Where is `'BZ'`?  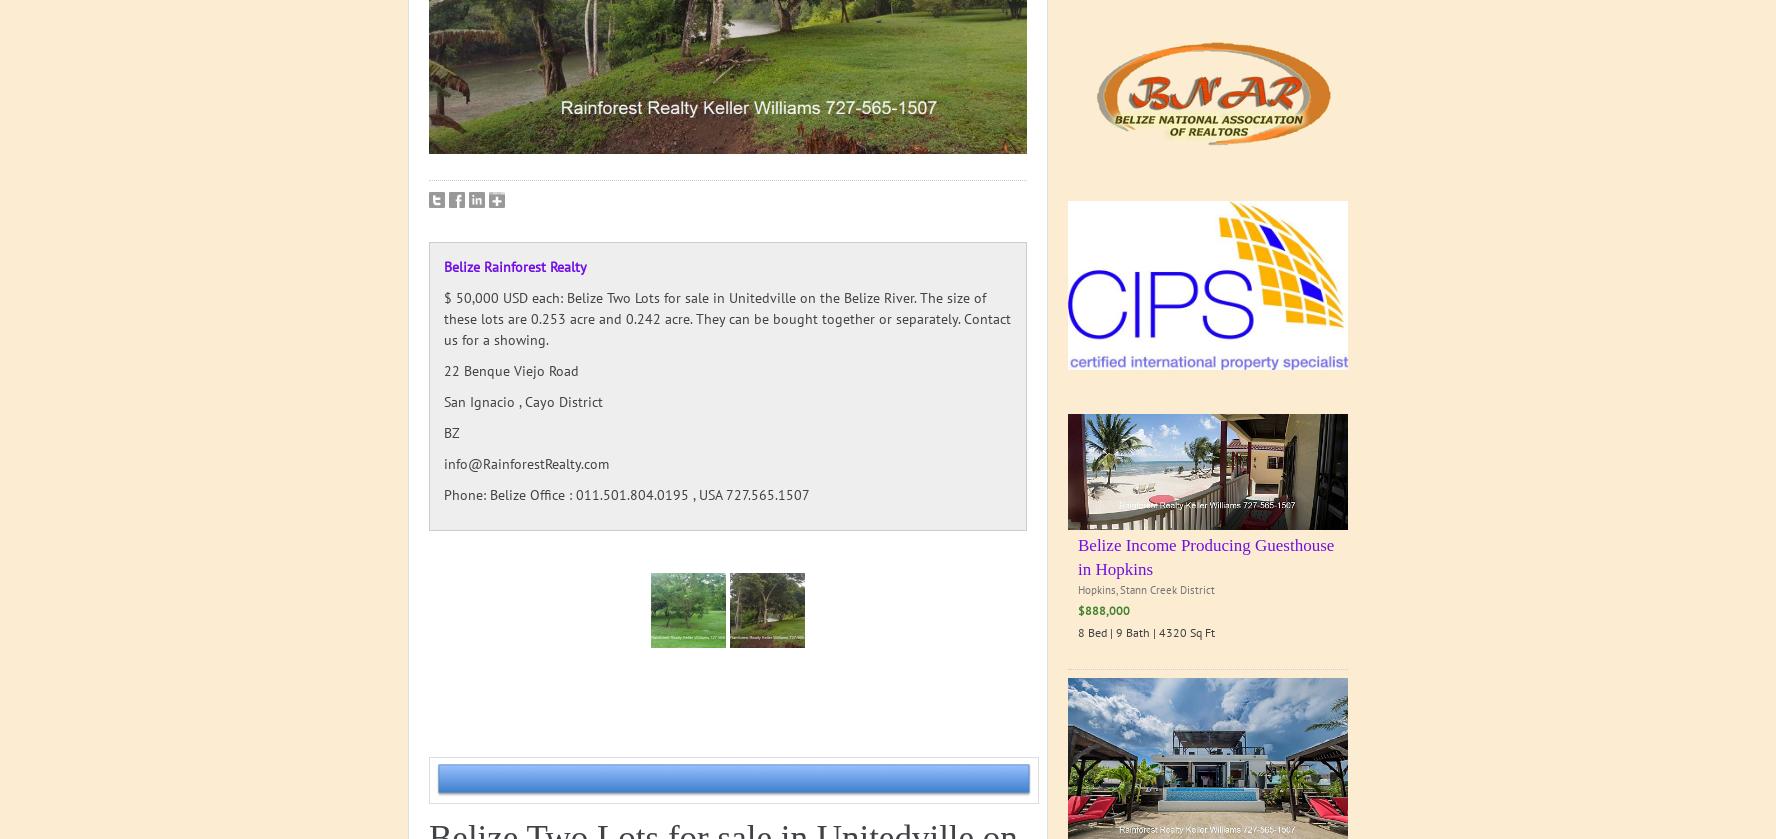 'BZ' is located at coordinates (450, 432).